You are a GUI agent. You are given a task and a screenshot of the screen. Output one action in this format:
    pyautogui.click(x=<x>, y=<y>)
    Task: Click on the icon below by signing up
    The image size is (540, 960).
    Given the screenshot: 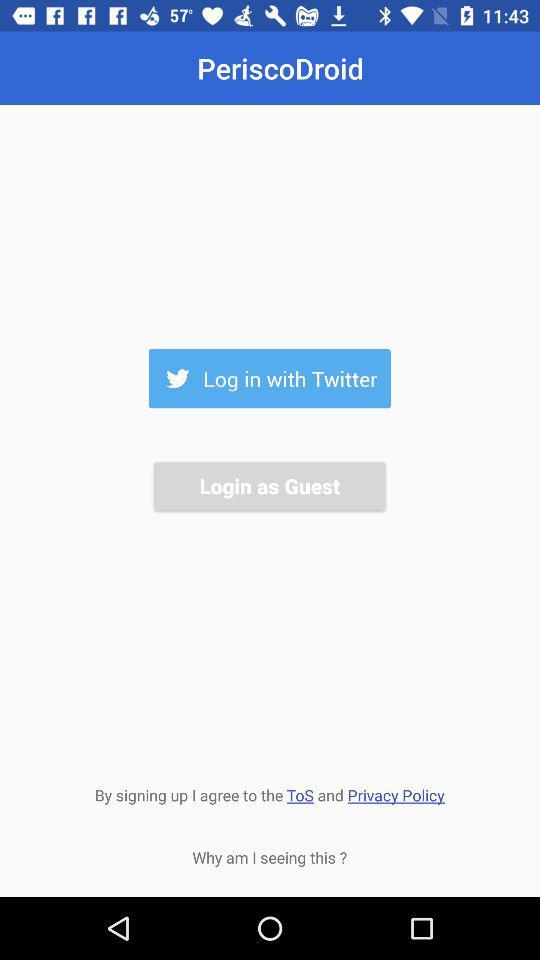 What is the action you would take?
    pyautogui.click(x=269, y=856)
    